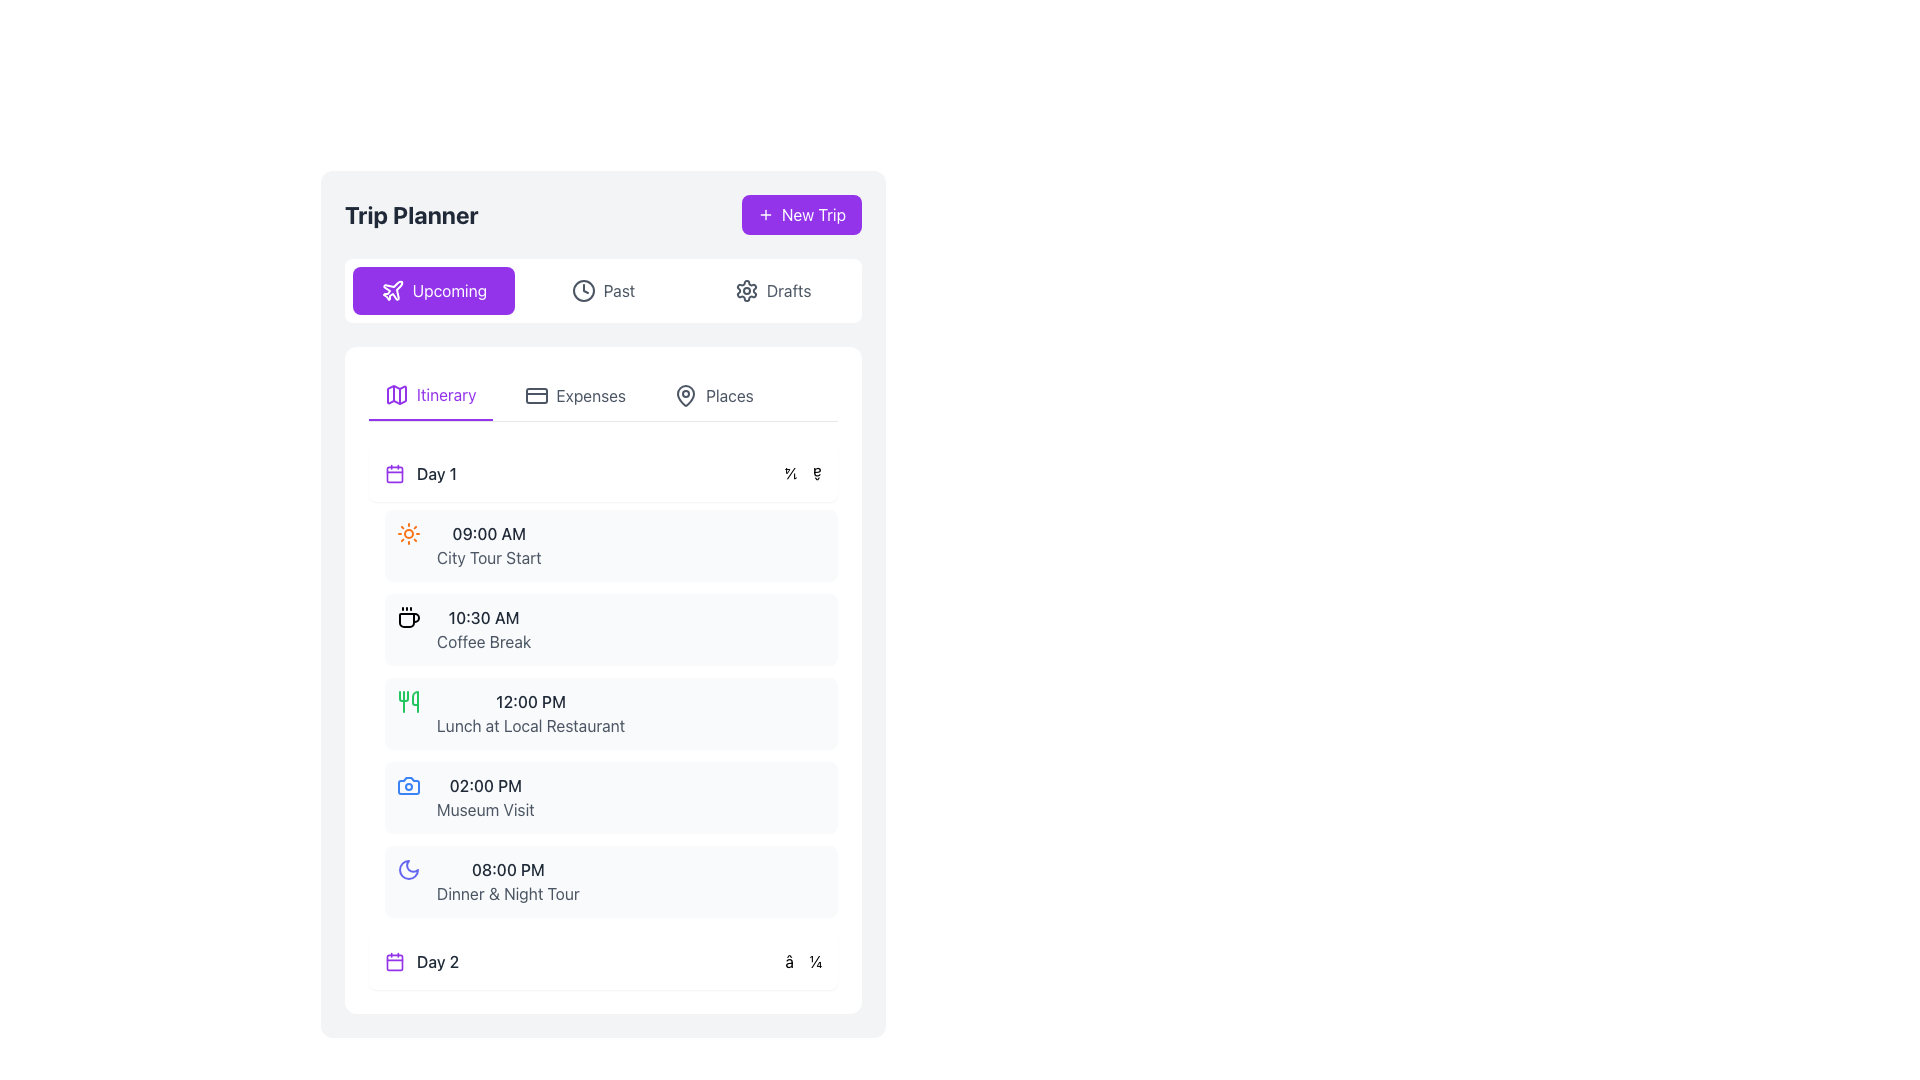 The width and height of the screenshot is (1920, 1080). I want to click on the time marker text label indicating the scheduled start time for the 'Museum Visit' activity in the itinerary, located under 'Day 1', so click(485, 785).